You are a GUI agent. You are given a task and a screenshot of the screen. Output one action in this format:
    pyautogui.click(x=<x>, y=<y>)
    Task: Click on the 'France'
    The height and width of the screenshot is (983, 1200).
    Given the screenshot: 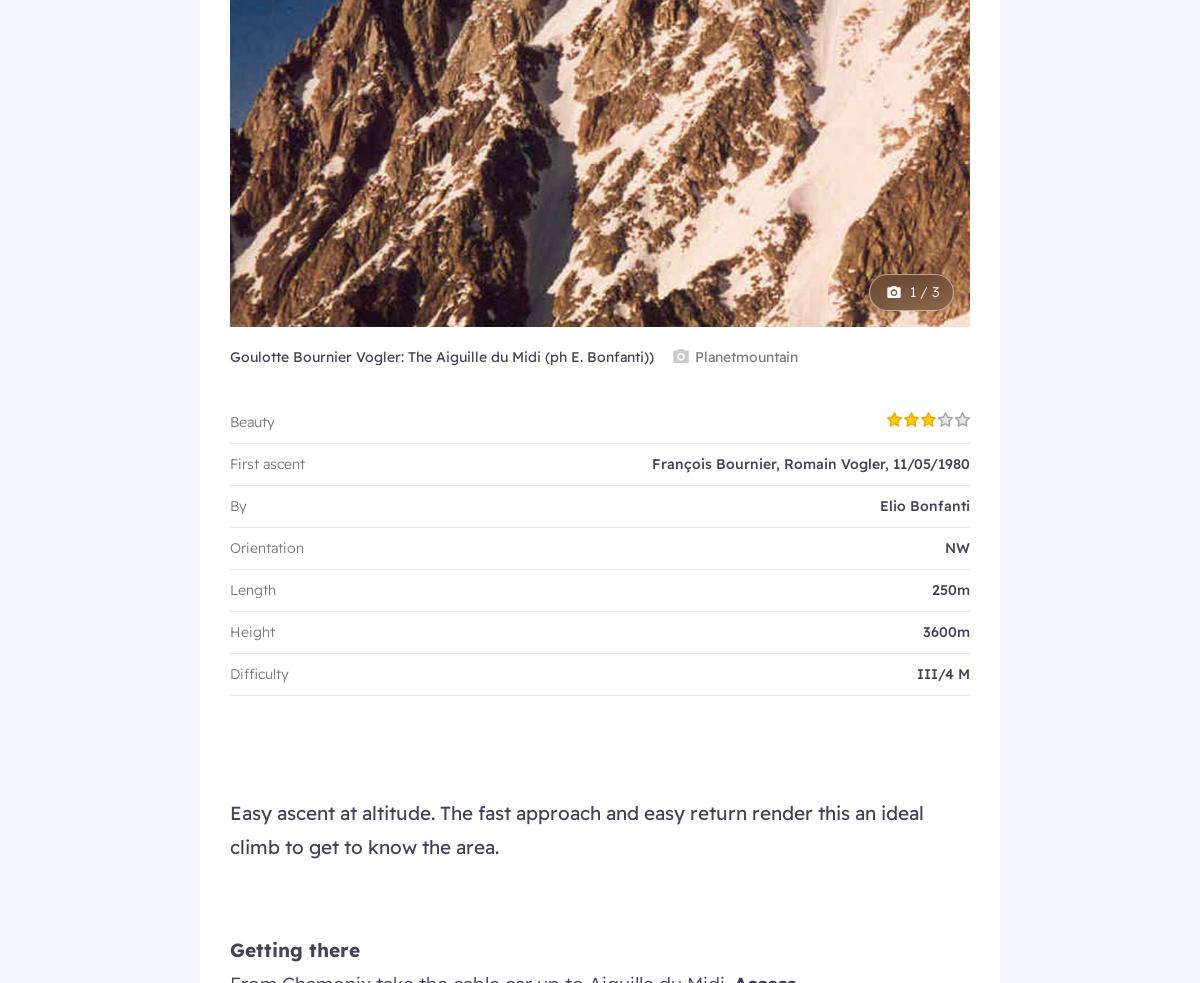 What is the action you would take?
    pyautogui.click(x=490, y=229)
    